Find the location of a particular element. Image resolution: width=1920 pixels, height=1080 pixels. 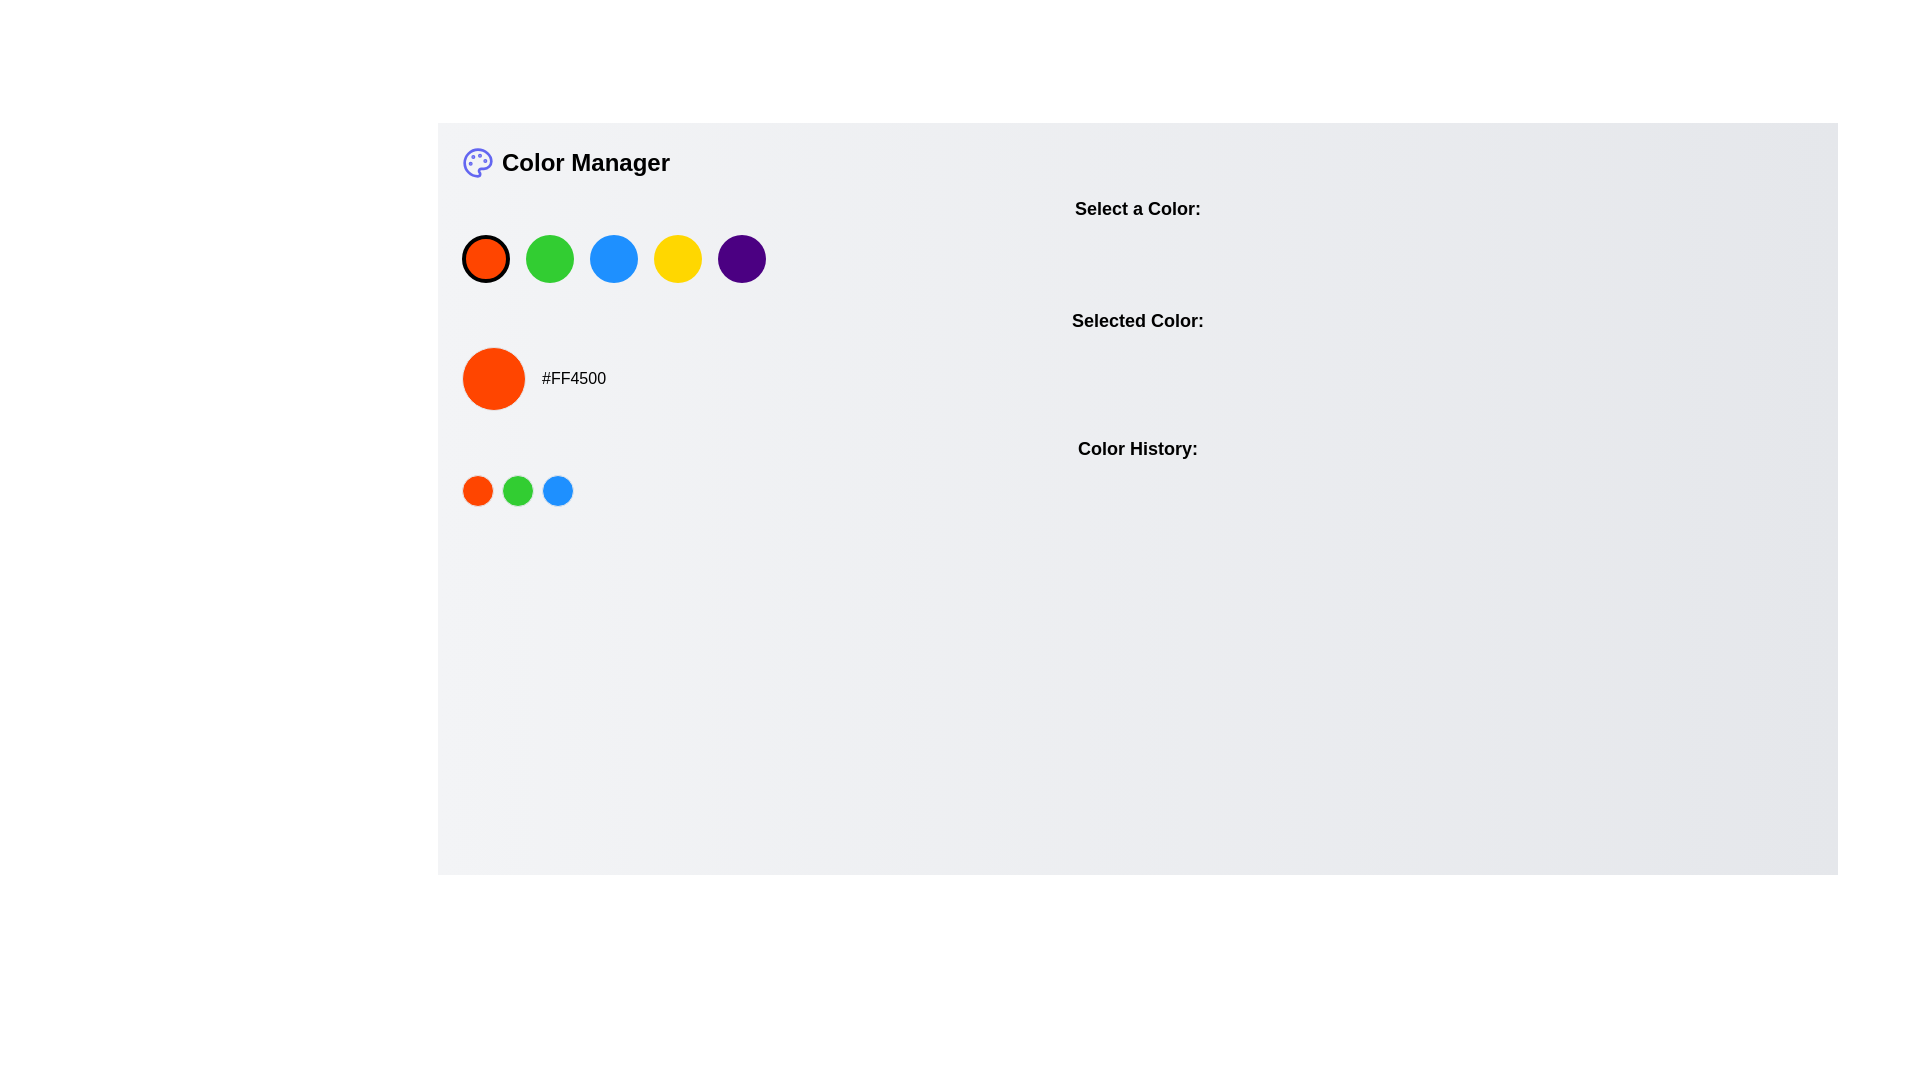

the header text label 'Color History:' which is styled in bold black font, located in the top center area of the interface, specifically in the 'Color History' subsection is located at coordinates (1137, 447).